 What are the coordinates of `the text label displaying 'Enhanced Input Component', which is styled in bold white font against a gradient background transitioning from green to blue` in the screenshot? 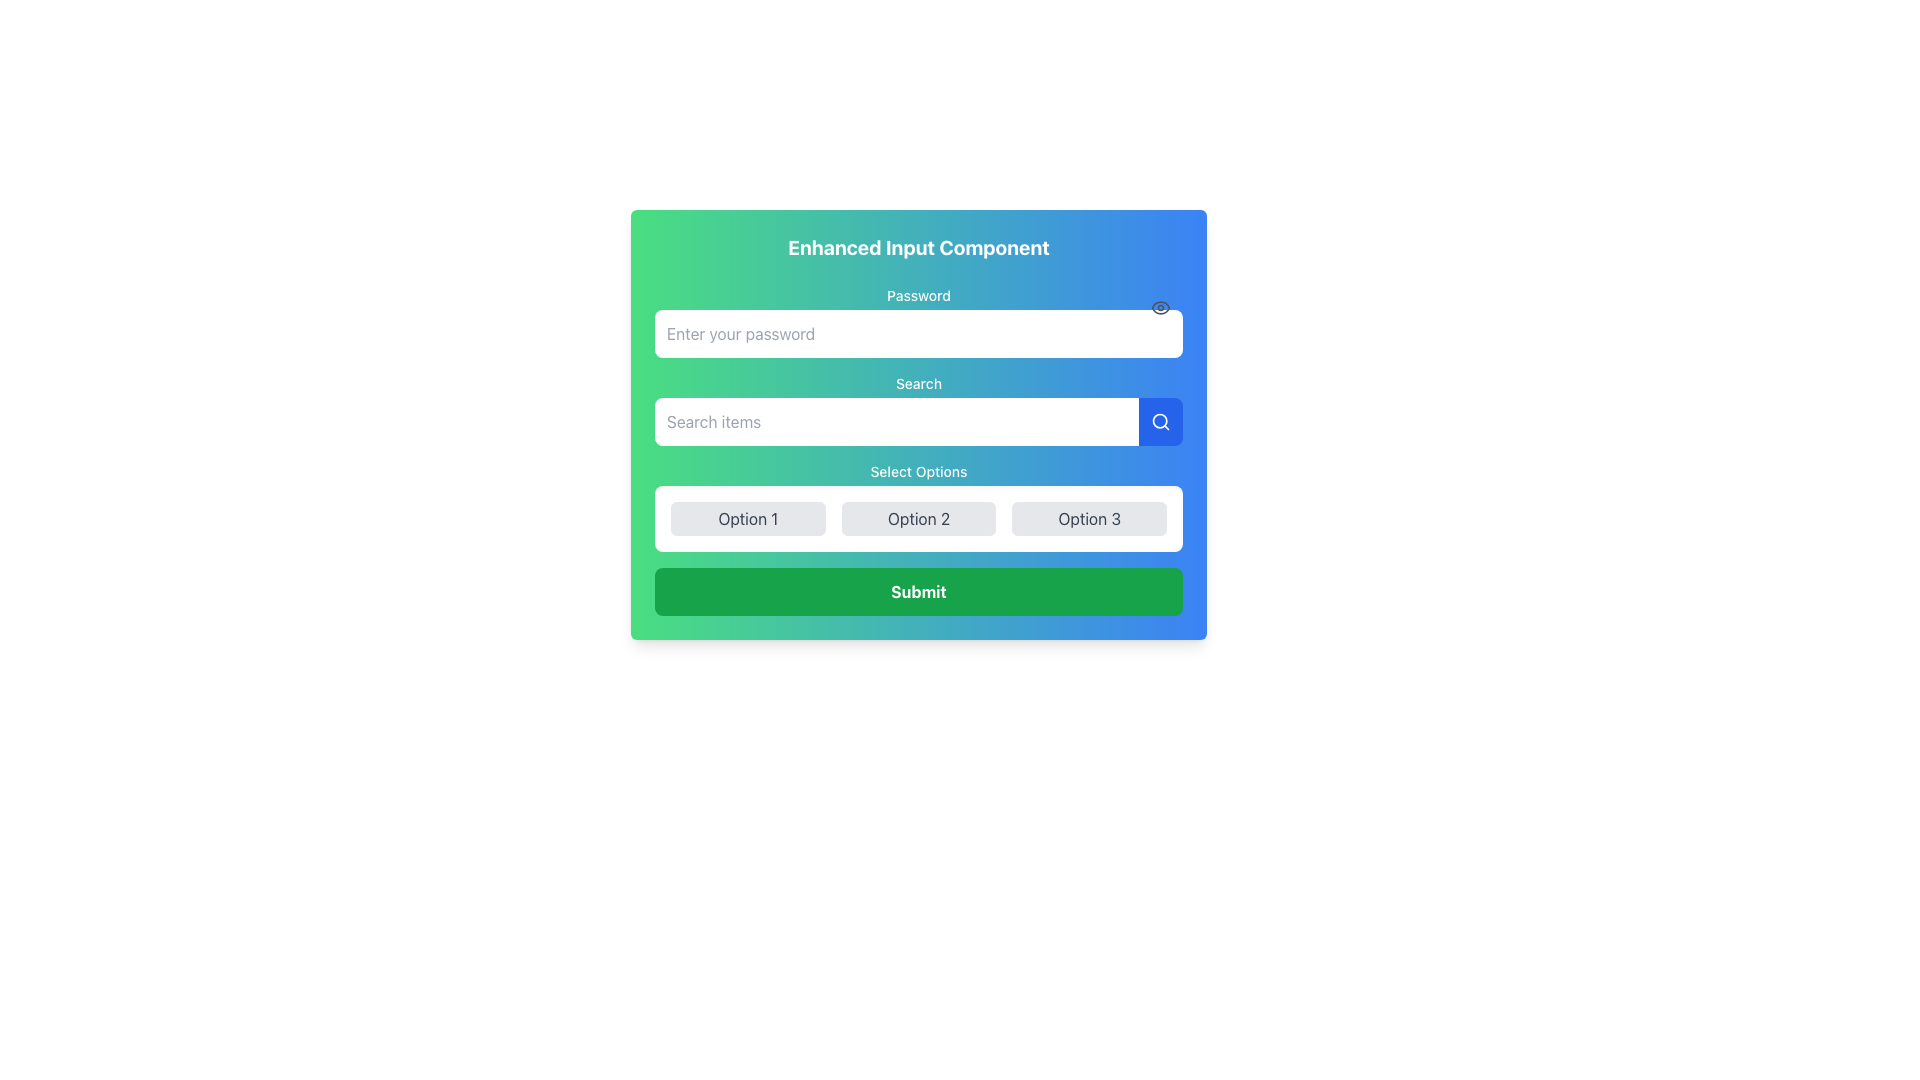 It's located at (917, 246).